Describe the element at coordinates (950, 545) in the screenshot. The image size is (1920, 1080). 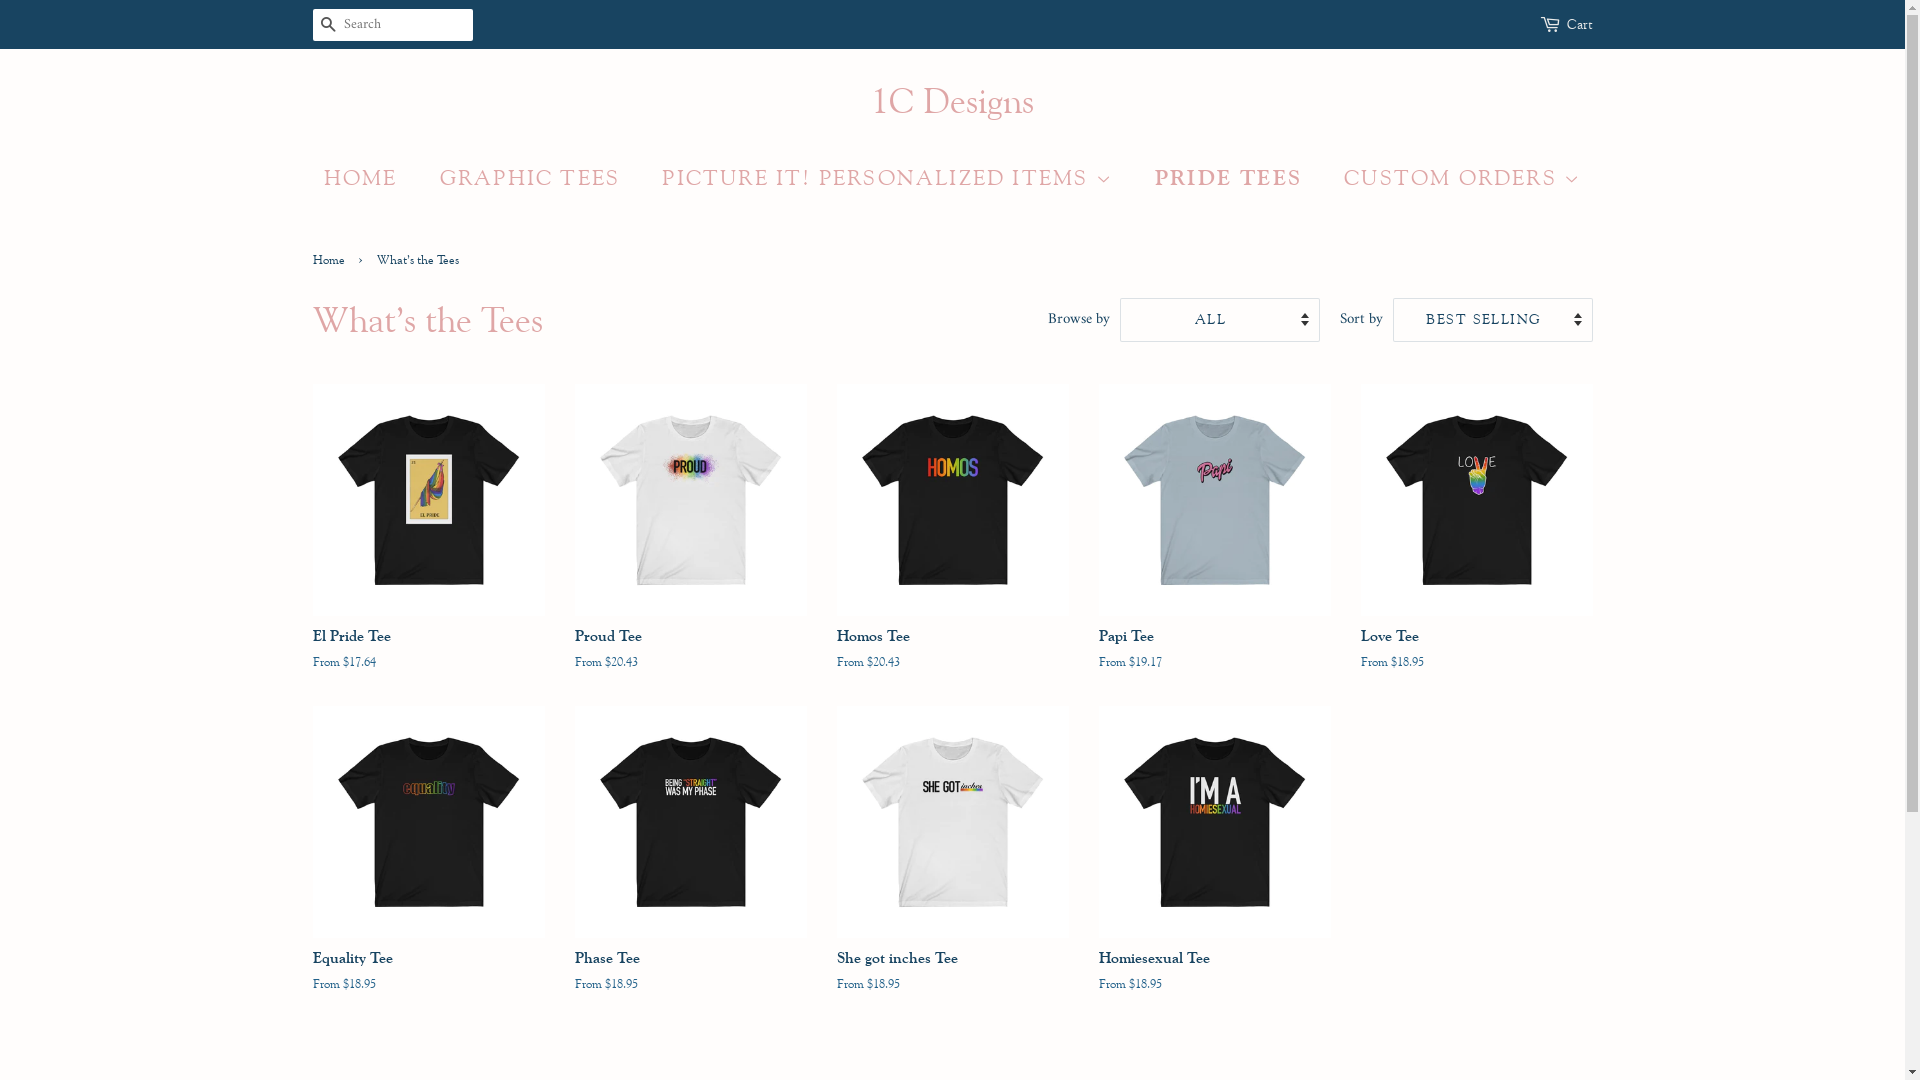
I see `'Homos Tee` at that location.